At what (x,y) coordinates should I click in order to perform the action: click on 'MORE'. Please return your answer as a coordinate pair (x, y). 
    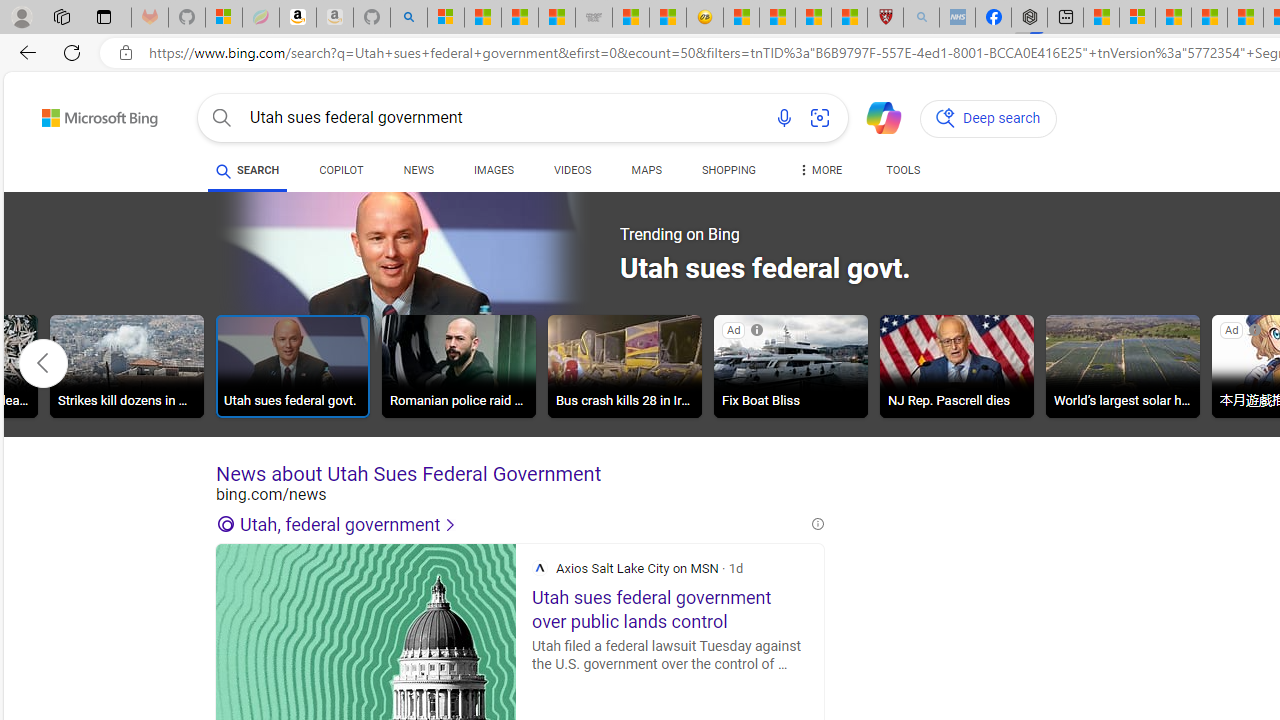
    Looking at the image, I should click on (819, 172).